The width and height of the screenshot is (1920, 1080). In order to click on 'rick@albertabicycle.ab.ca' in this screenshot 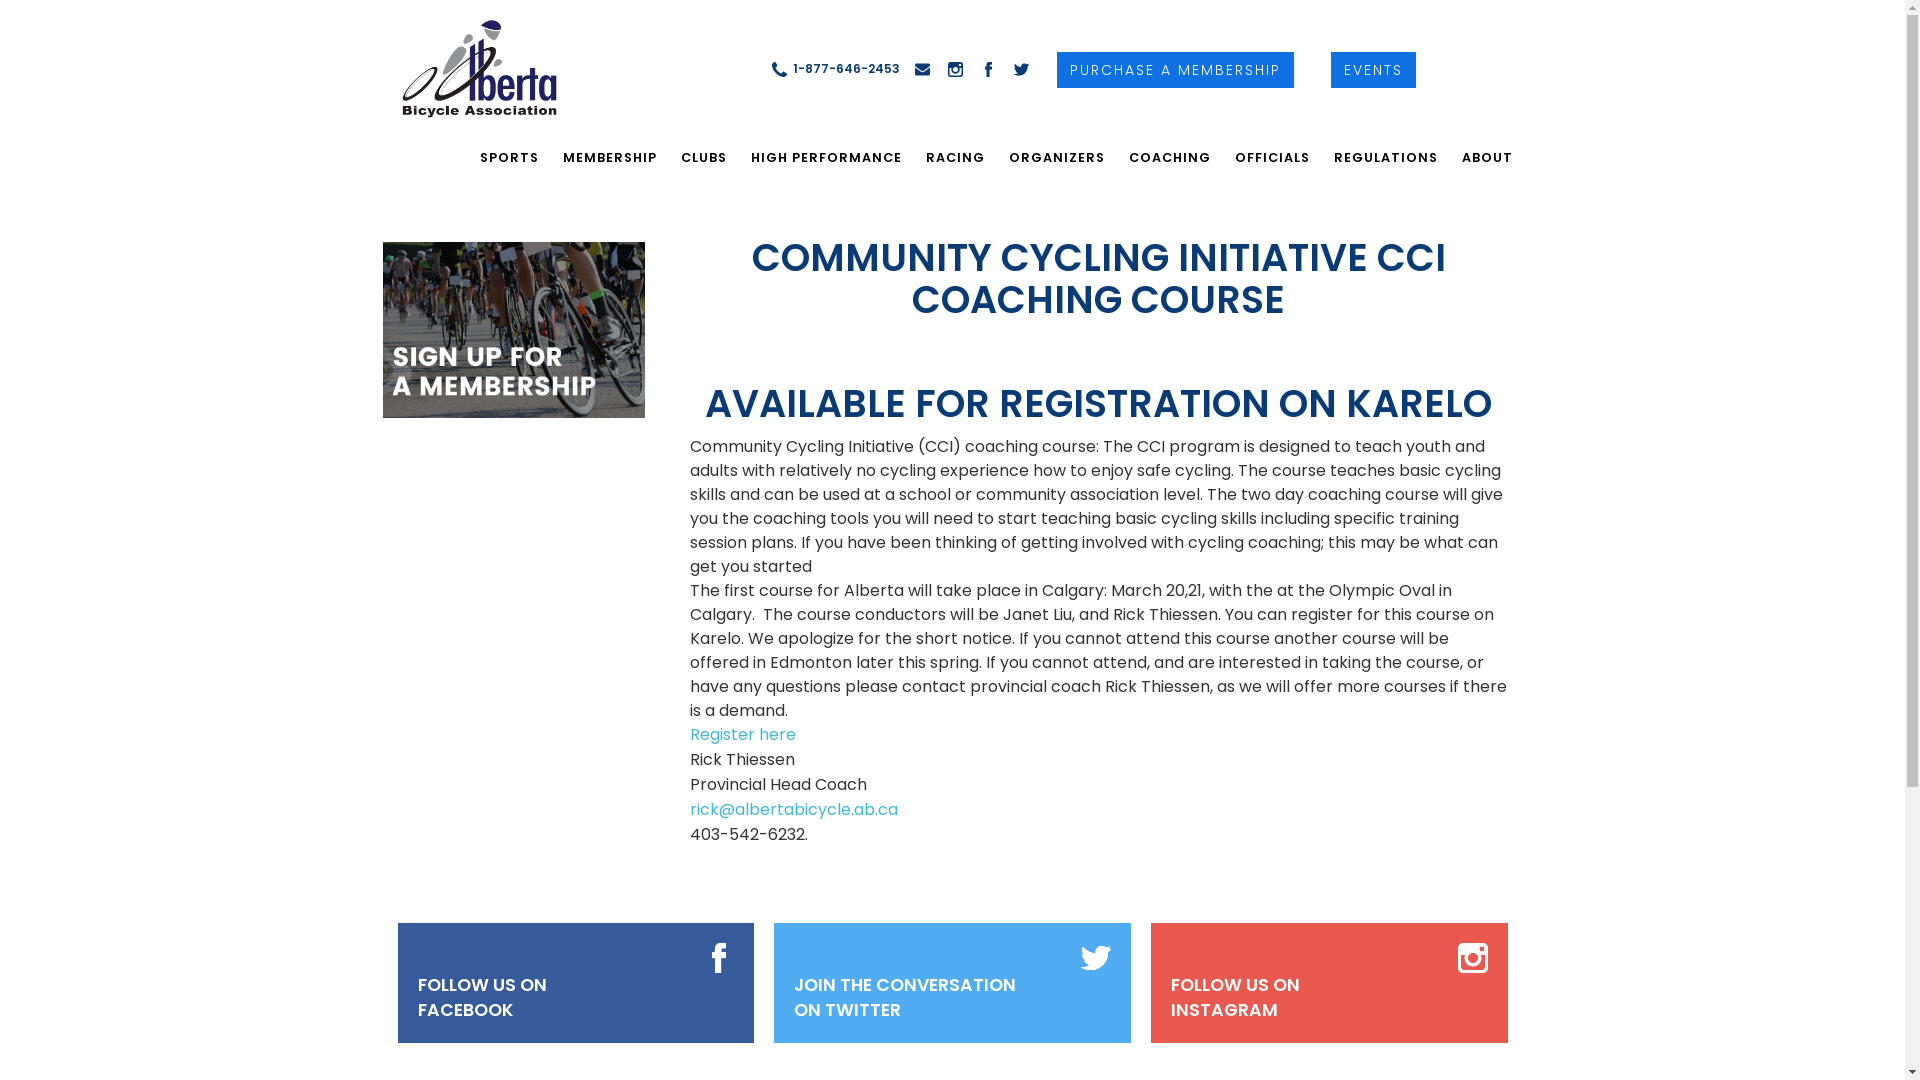, I will do `click(690, 808)`.